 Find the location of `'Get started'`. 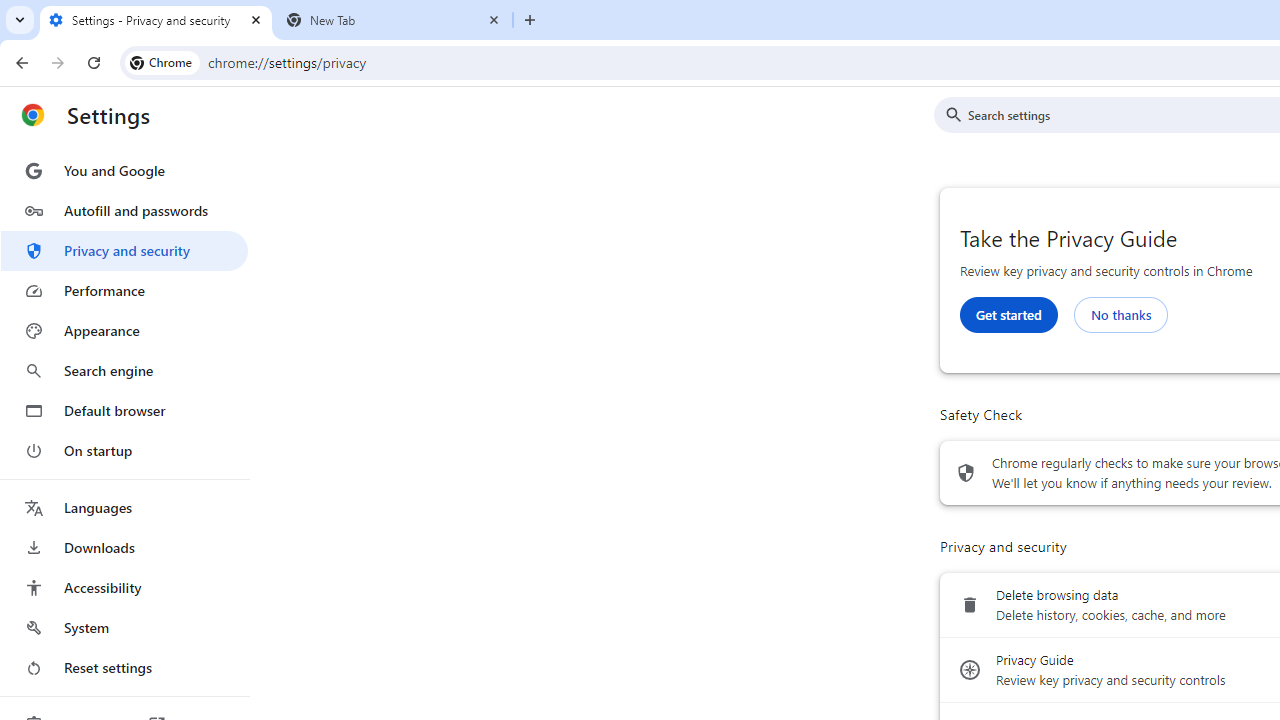

'Get started' is located at coordinates (1008, 314).